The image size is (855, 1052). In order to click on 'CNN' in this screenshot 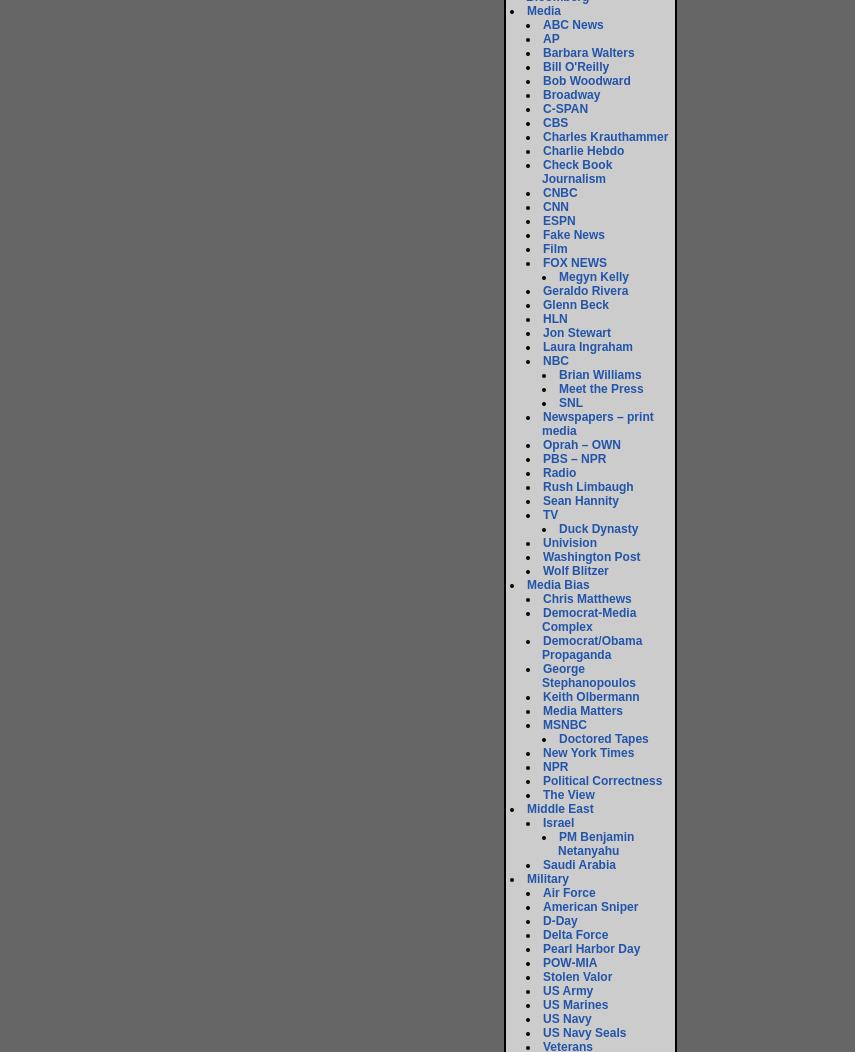, I will do `click(543, 207)`.